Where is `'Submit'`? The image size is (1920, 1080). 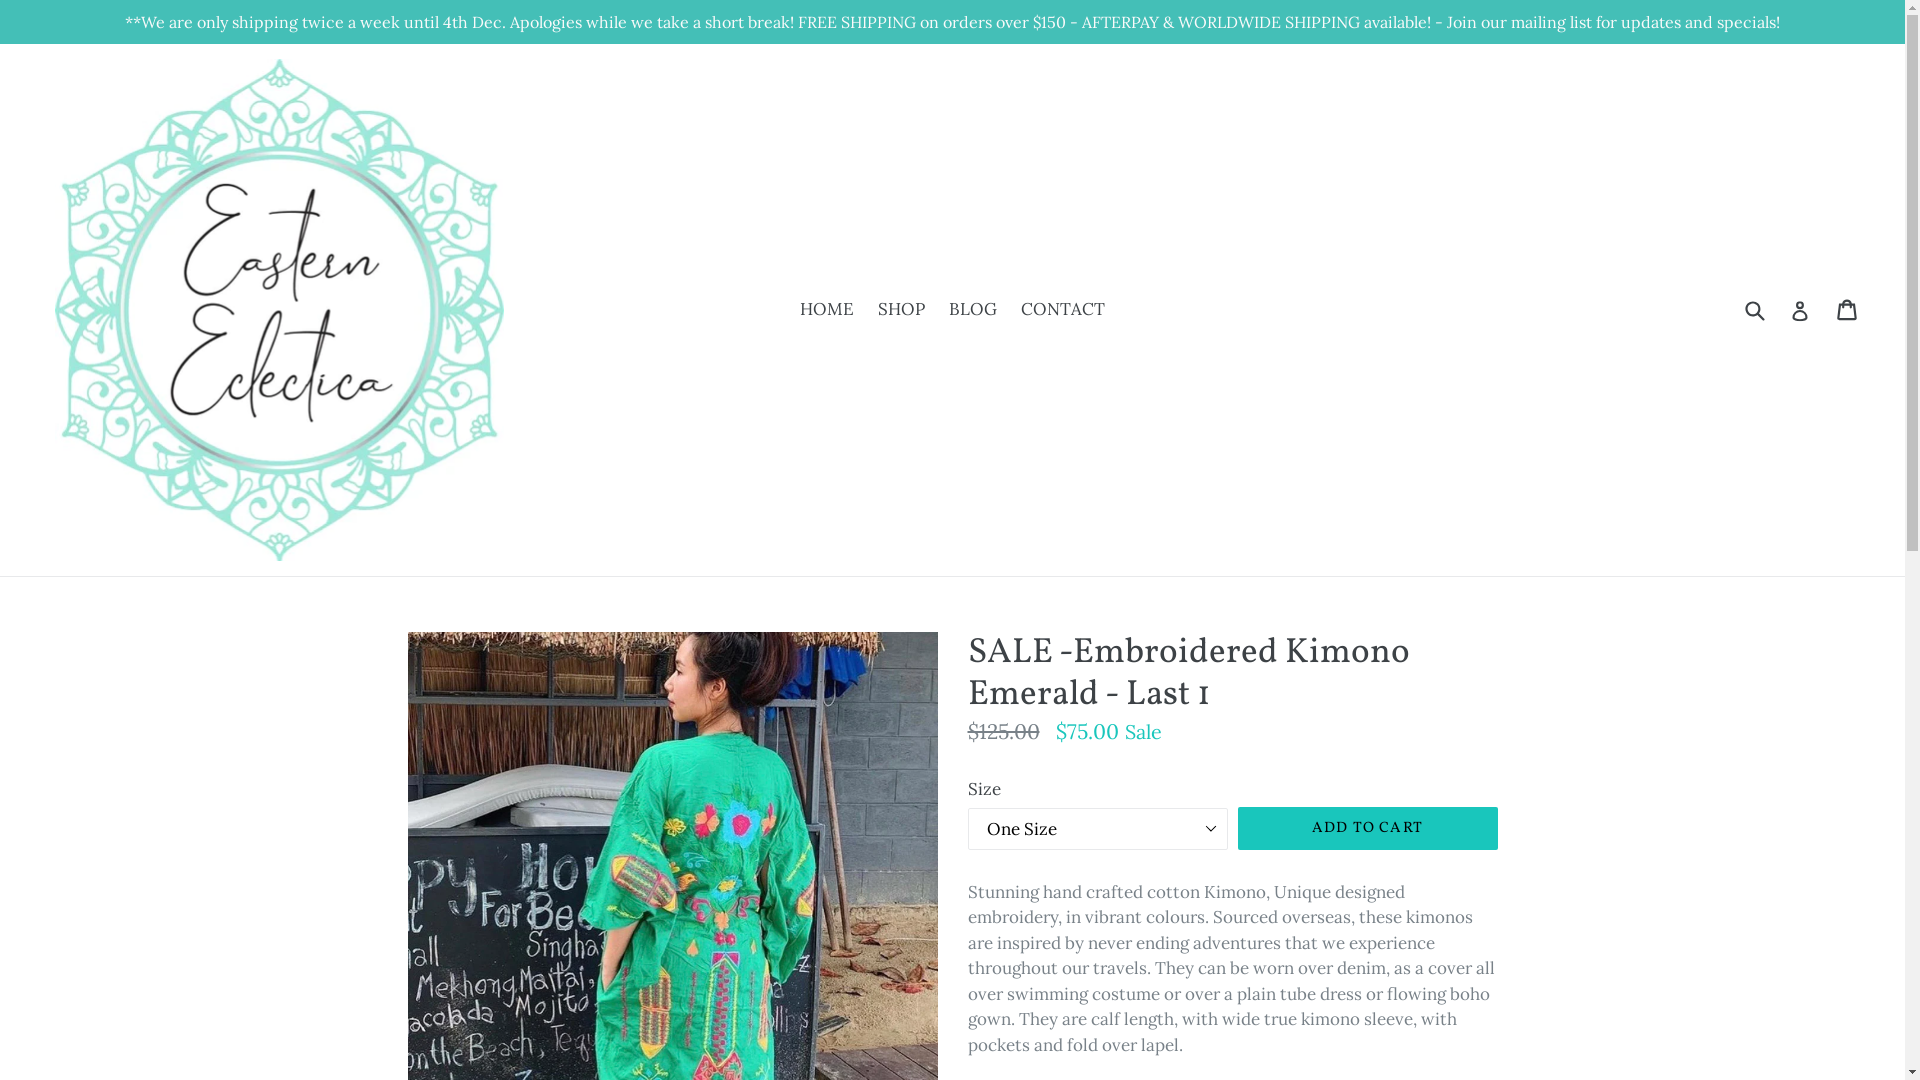
'Submit' is located at coordinates (1752, 309).